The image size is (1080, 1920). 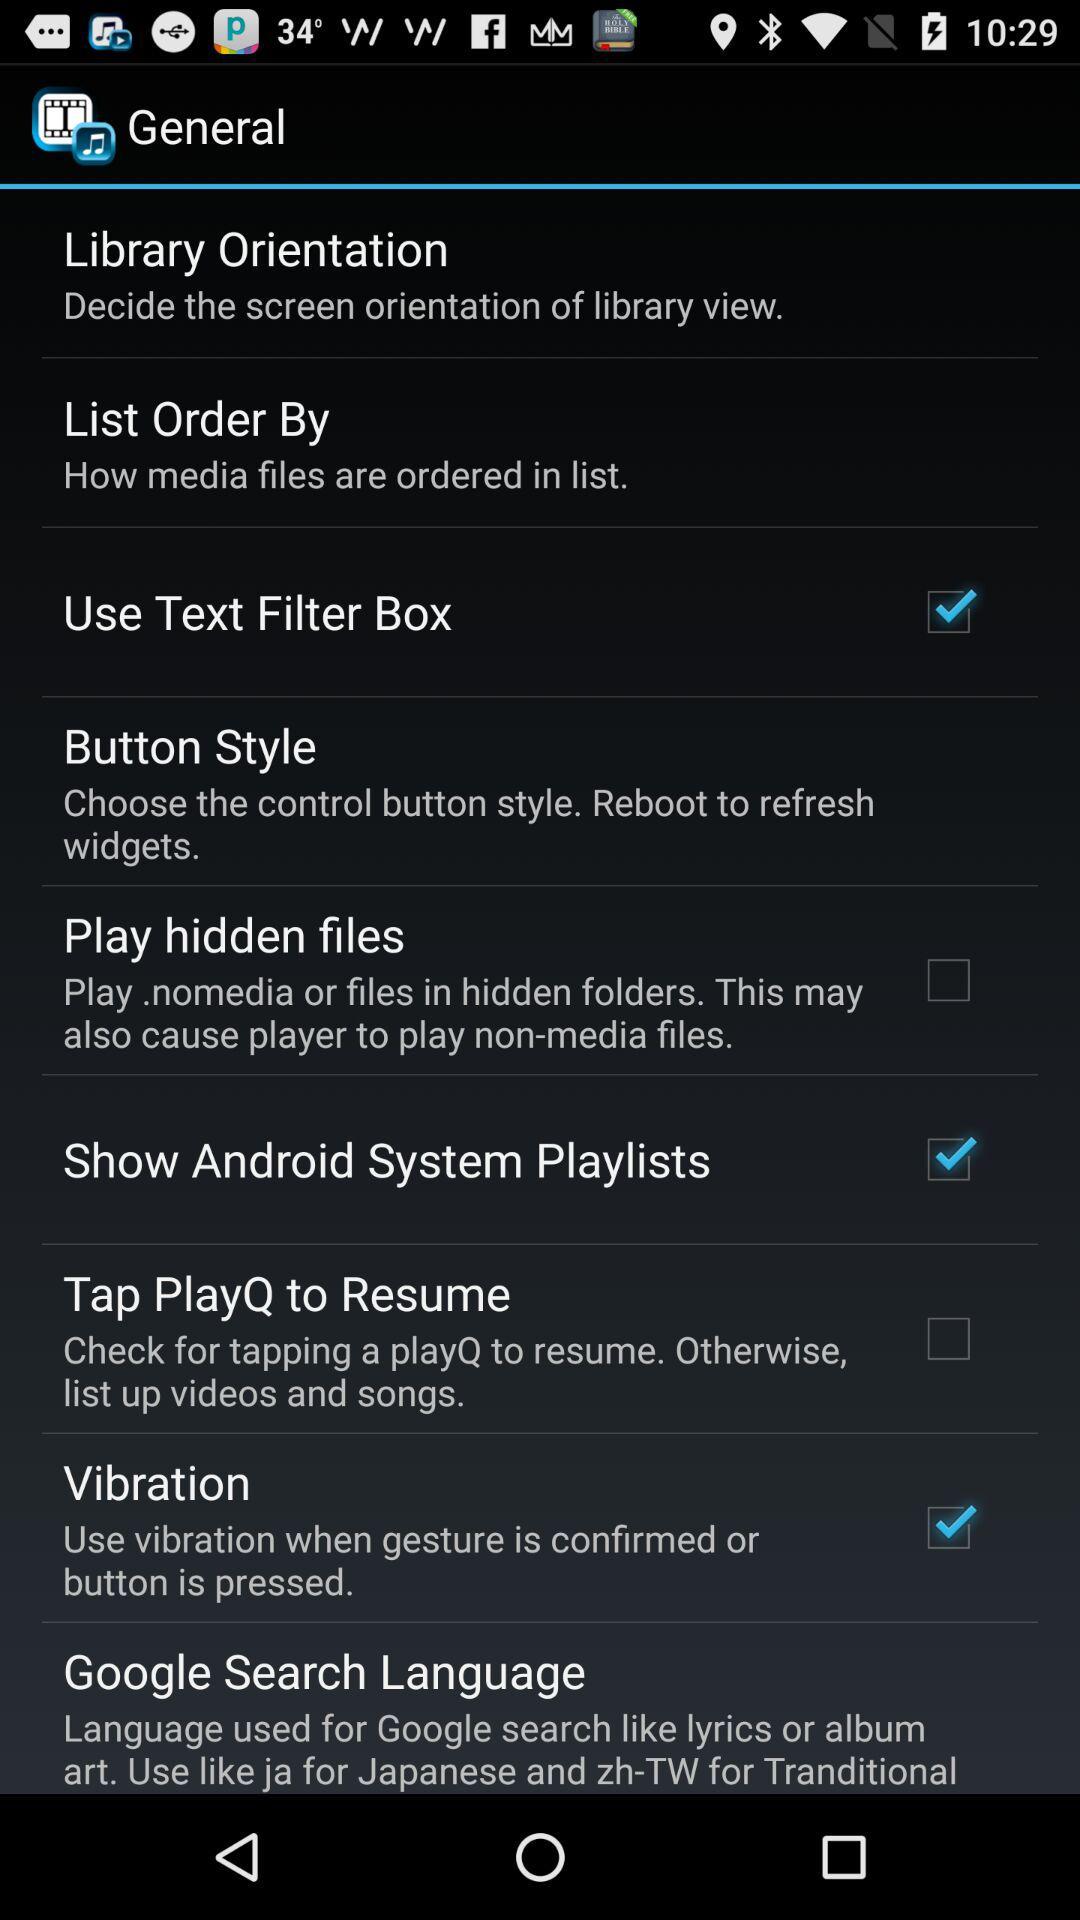 What do you see at coordinates (422, 303) in the screenshot?
I see `the icon above the list order by` at bounding box center [422, 303].